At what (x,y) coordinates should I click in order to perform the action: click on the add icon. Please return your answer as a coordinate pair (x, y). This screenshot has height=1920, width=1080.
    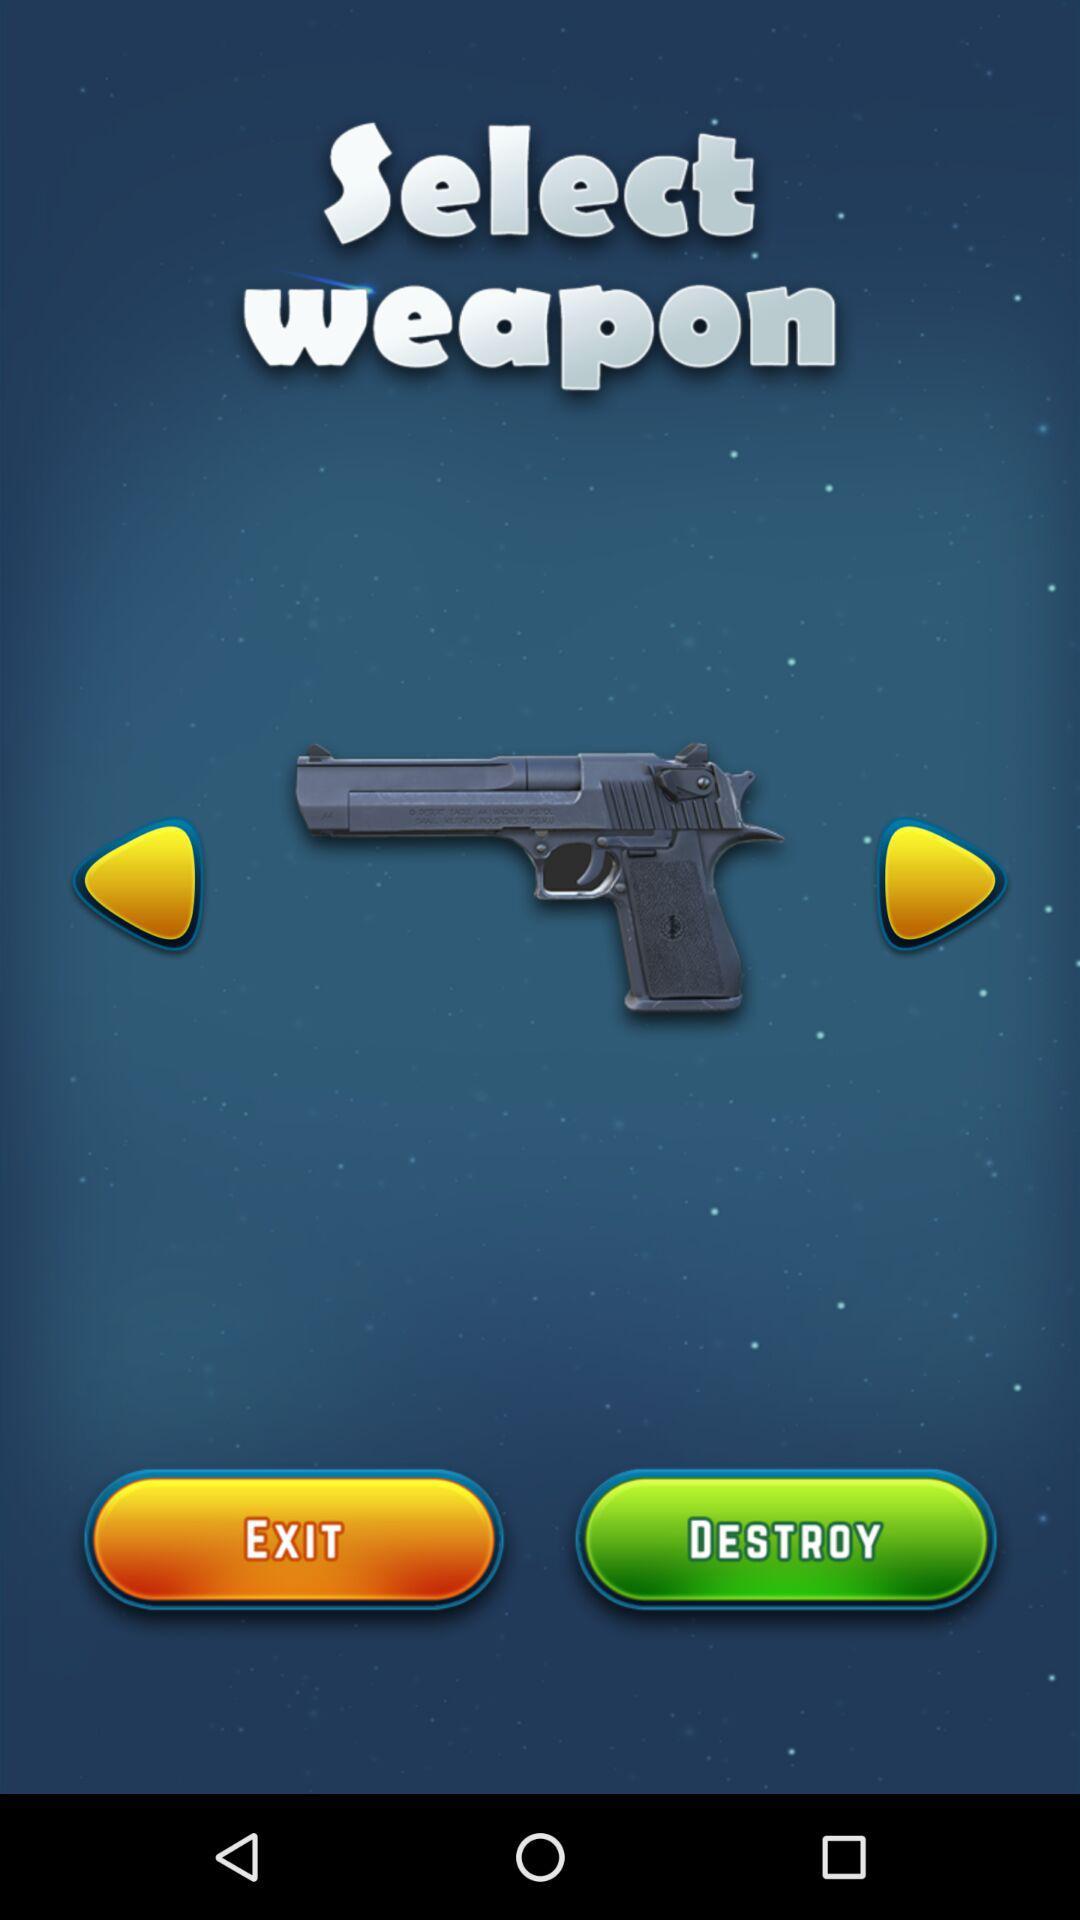
    Looking at the image, I should click on (293, 1660).